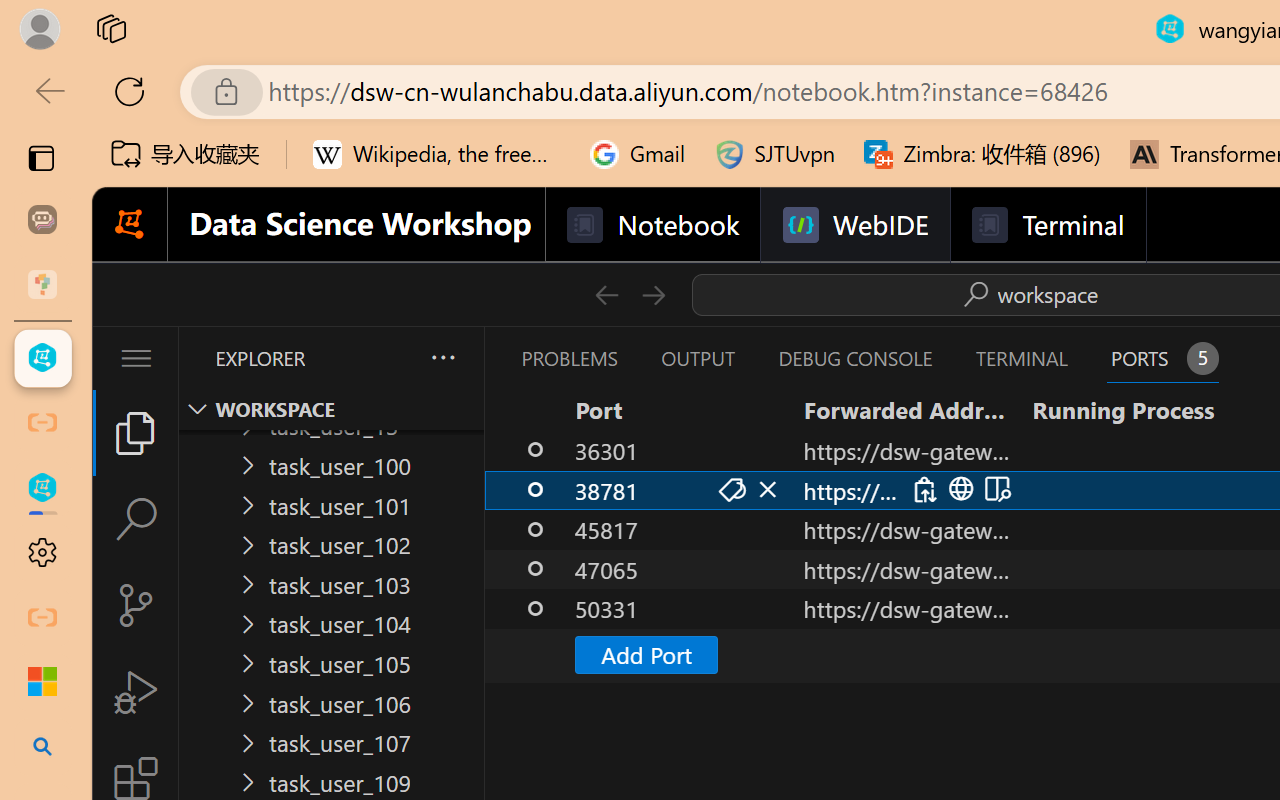  What do you see at coordinates (436, 154) in the screenshot?
I see `'Wikipedia, the free encyclopedia'` at bounding box center [436, 154].